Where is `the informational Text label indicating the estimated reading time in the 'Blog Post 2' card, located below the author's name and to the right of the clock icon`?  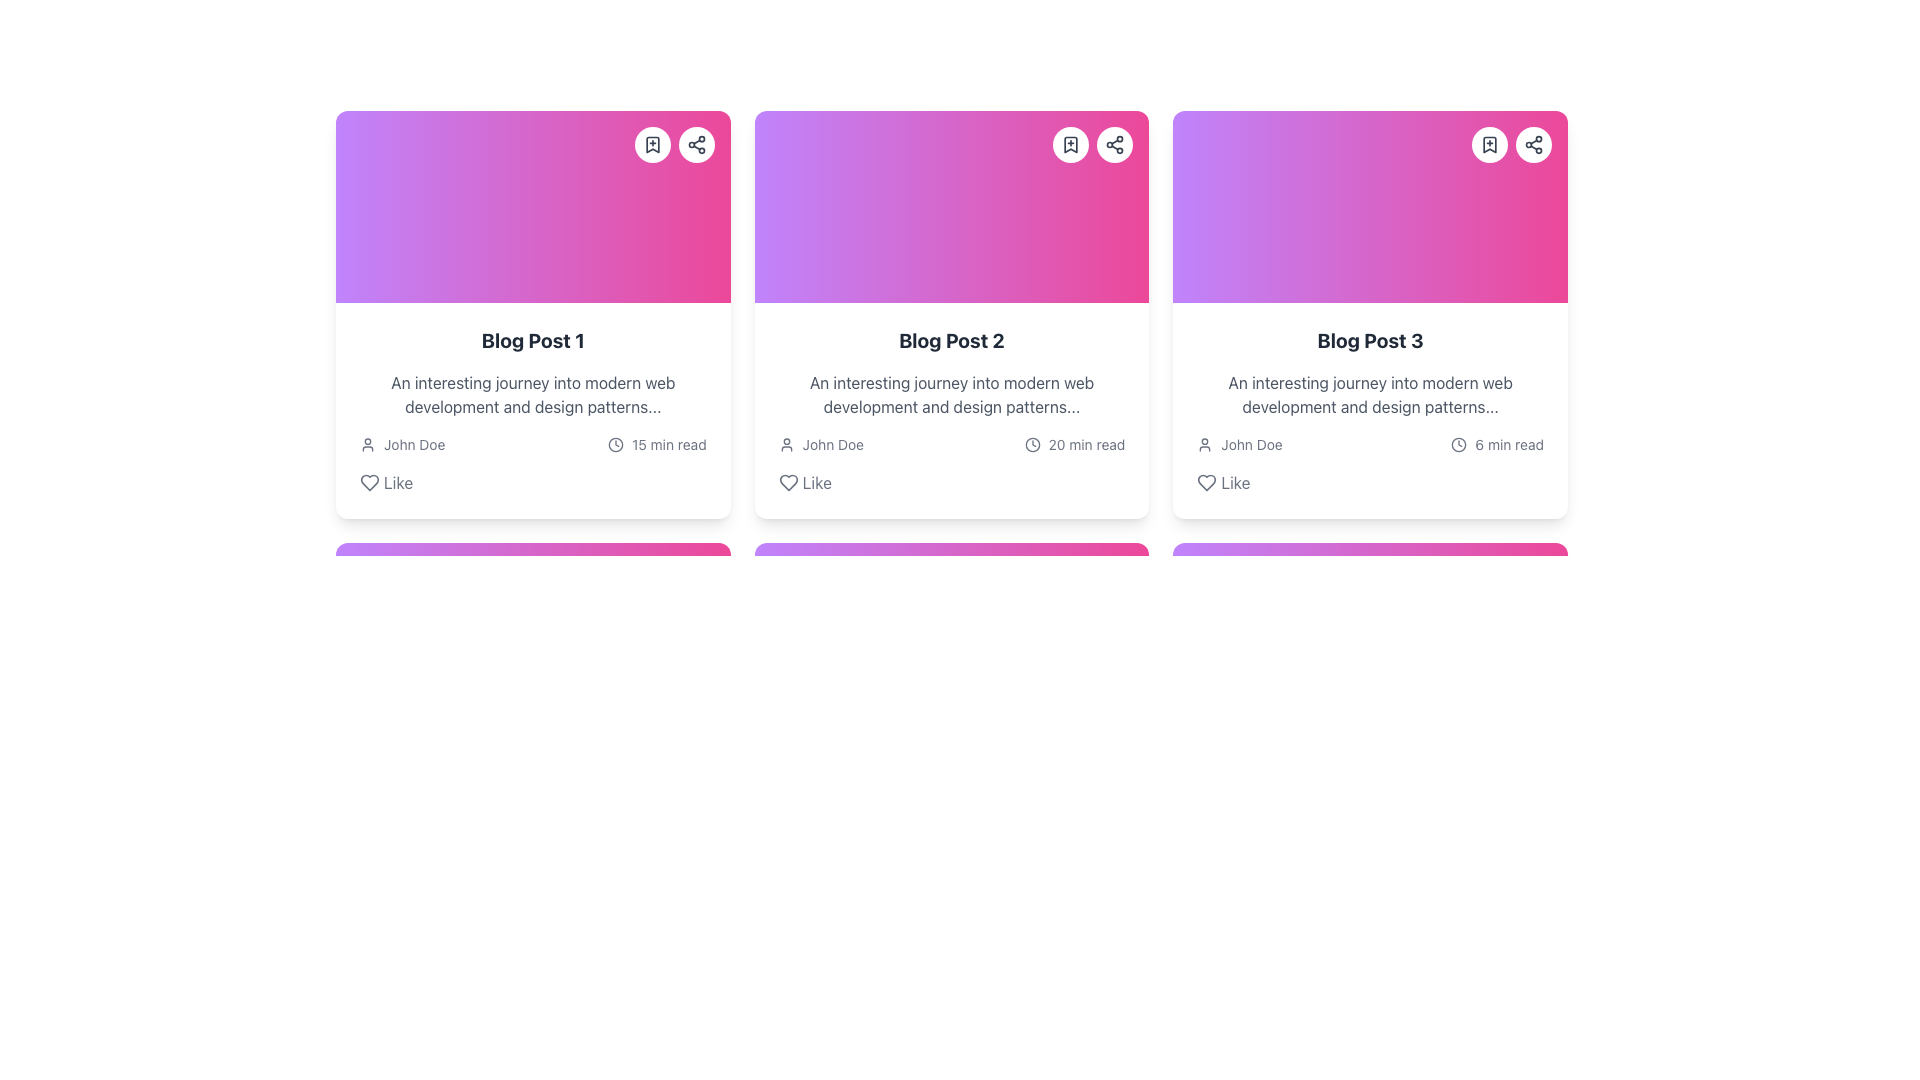 the informational Text label indicating the estimated reading time in the 'Blog Post 2' card, located below the author's name and to the right of the clock icon is located at coordinates (1085, 443).